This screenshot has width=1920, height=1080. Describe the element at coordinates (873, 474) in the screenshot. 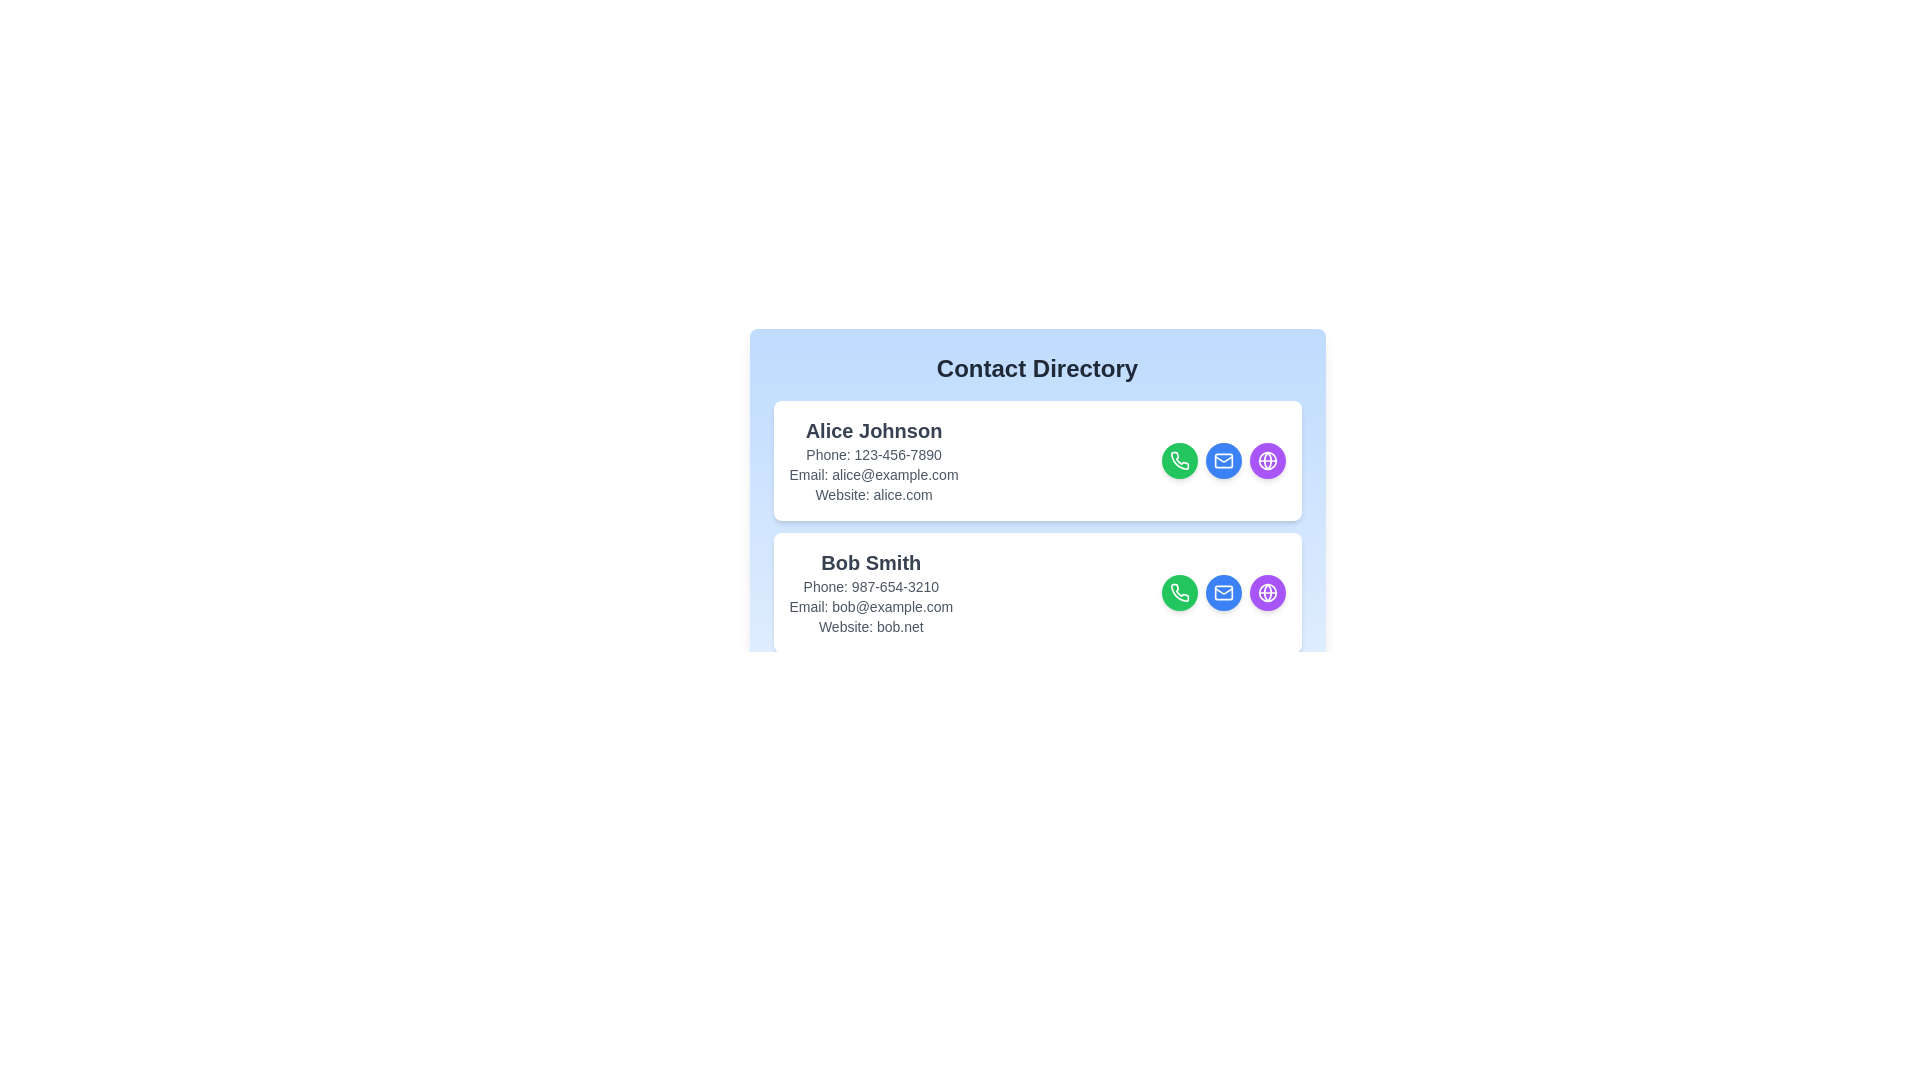

I see `the text 'Email' within the contact card of 'Alice Johnson'` at that location.